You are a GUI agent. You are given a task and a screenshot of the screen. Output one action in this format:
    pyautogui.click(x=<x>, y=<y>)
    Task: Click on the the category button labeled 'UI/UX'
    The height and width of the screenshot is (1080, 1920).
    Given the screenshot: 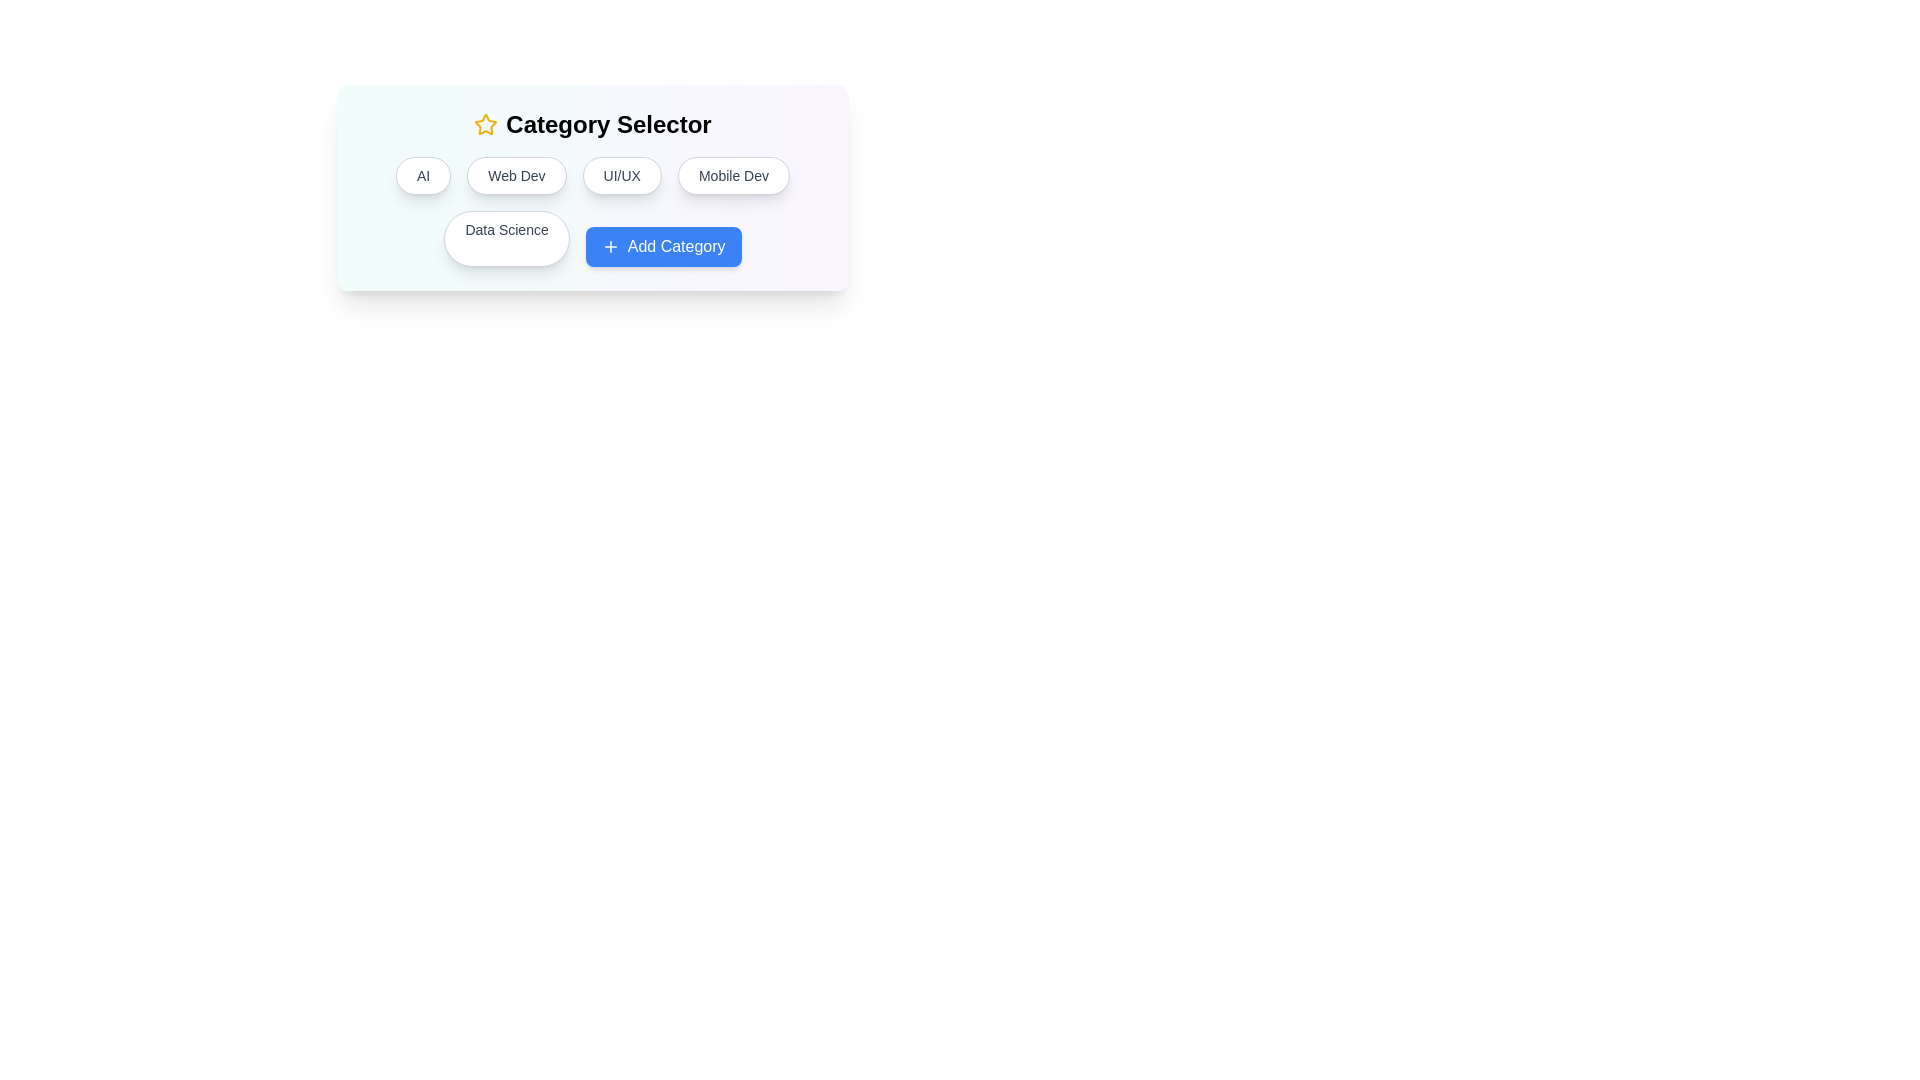 What is the action you would take?
    pyautogui.click(x=621, y=175)
    